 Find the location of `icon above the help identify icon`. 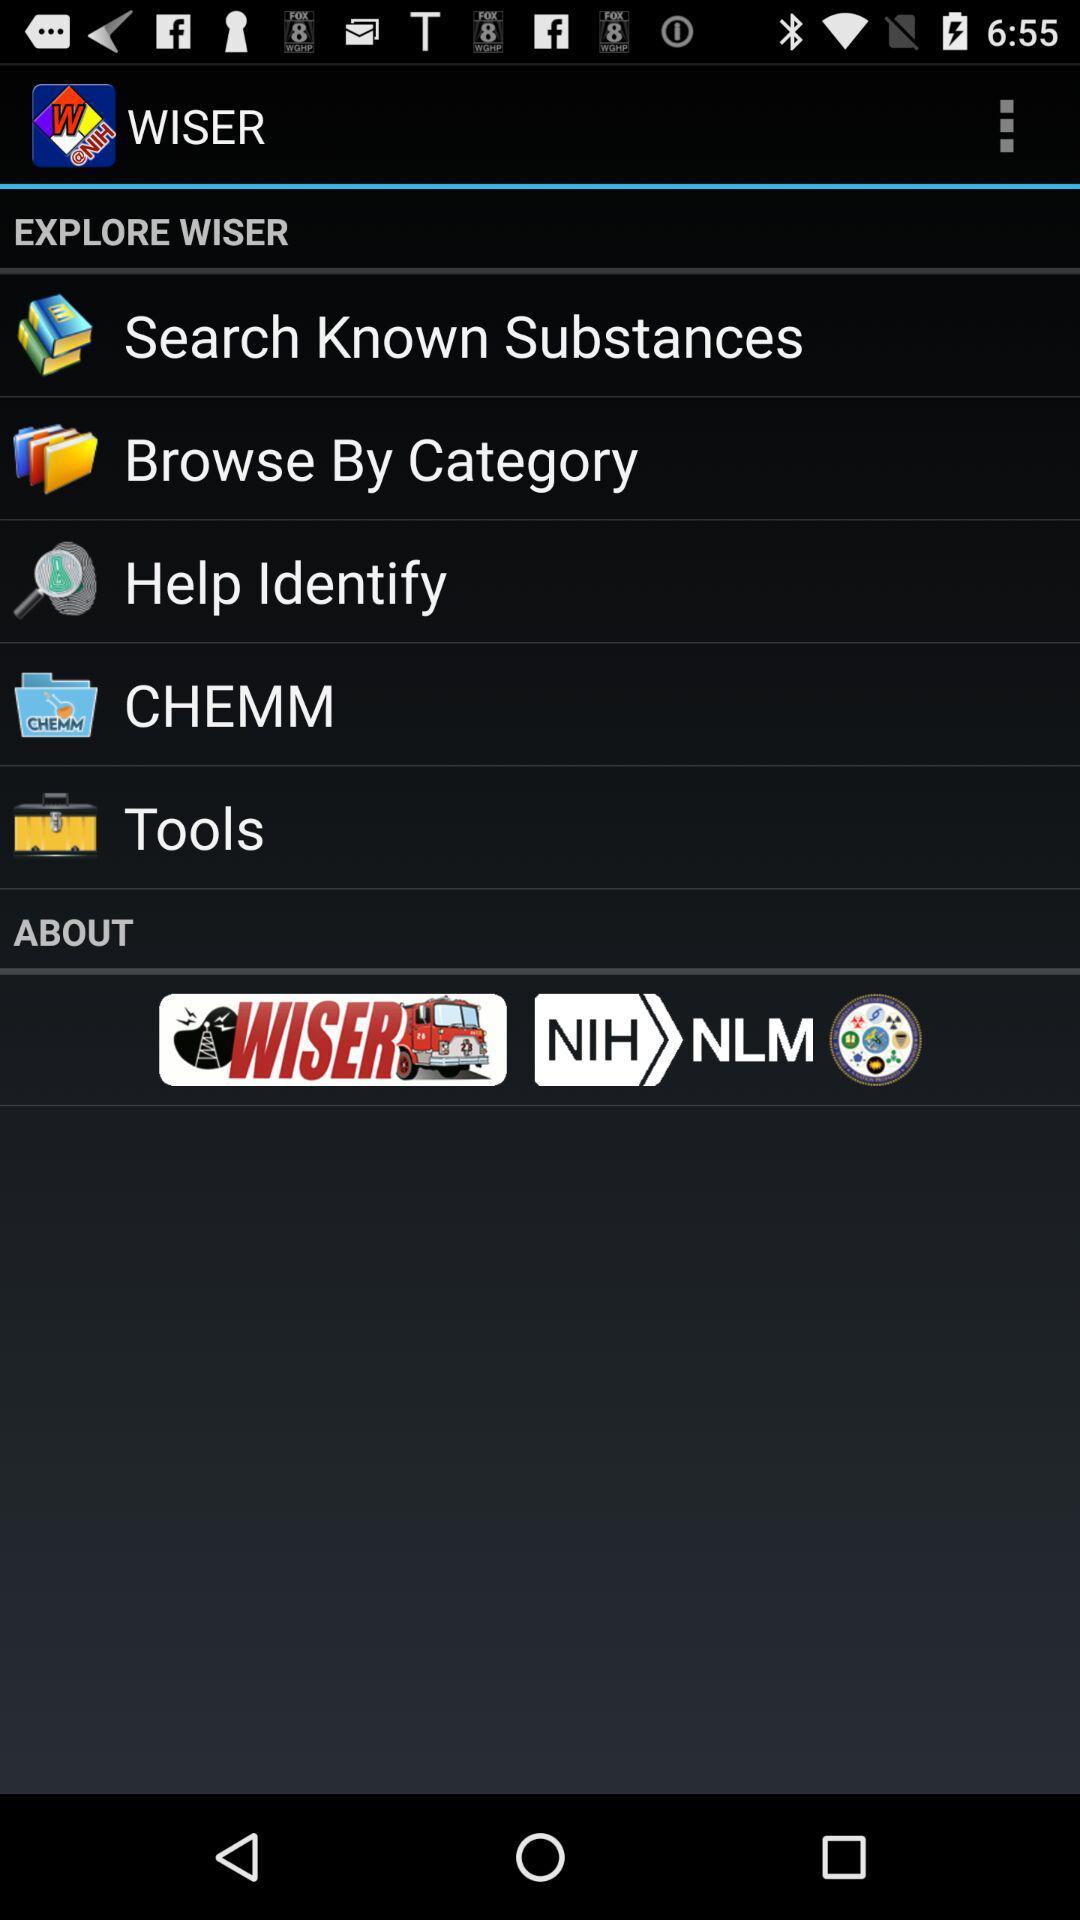

icon above the help identify icon is located at coordinates (600, 456).